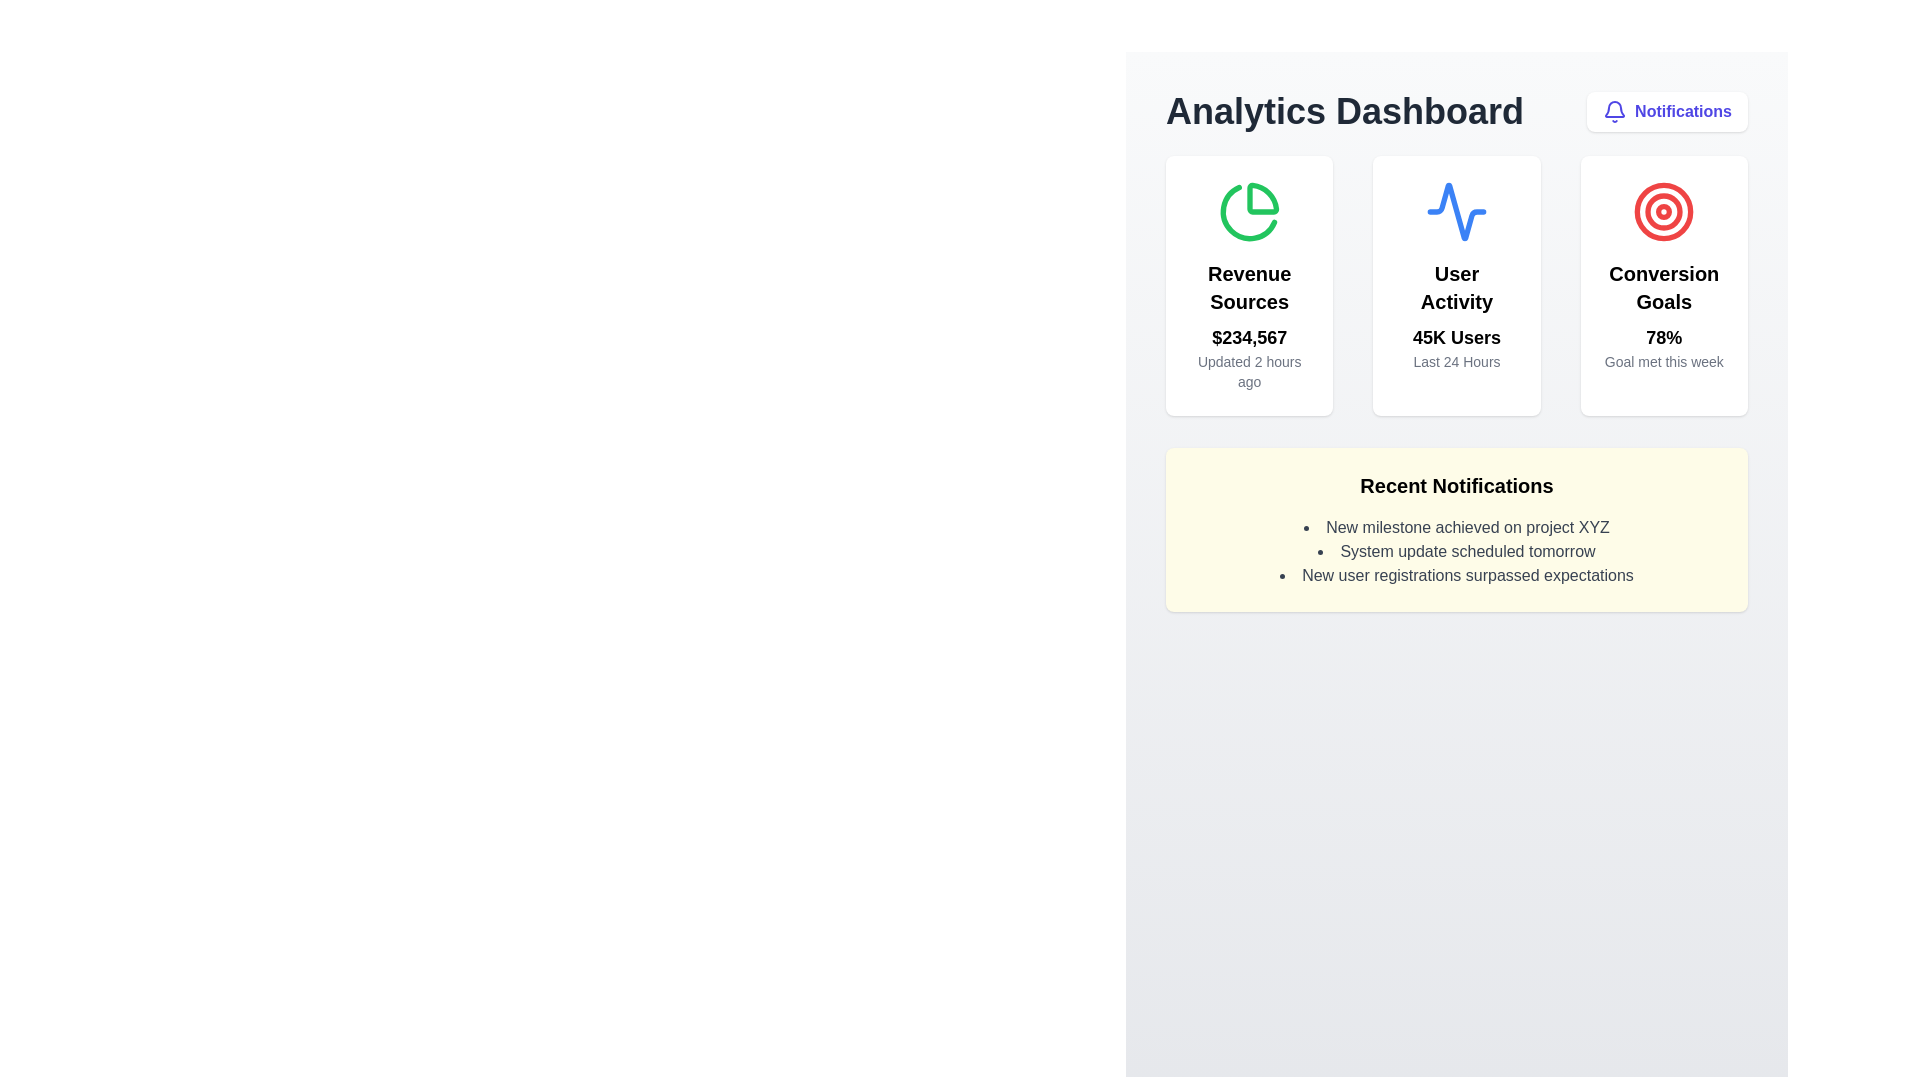 Image resolution: width=1920 pixels, height=1080 pixels. What do you see at coordinates (1664, 212) in the screenshot?
I see `the circular visual element located in the top-right corner of the layout, next to the 'Conversion Goals' label, which is the third icon in a row of three icons` at bounding box center [1664, 212].